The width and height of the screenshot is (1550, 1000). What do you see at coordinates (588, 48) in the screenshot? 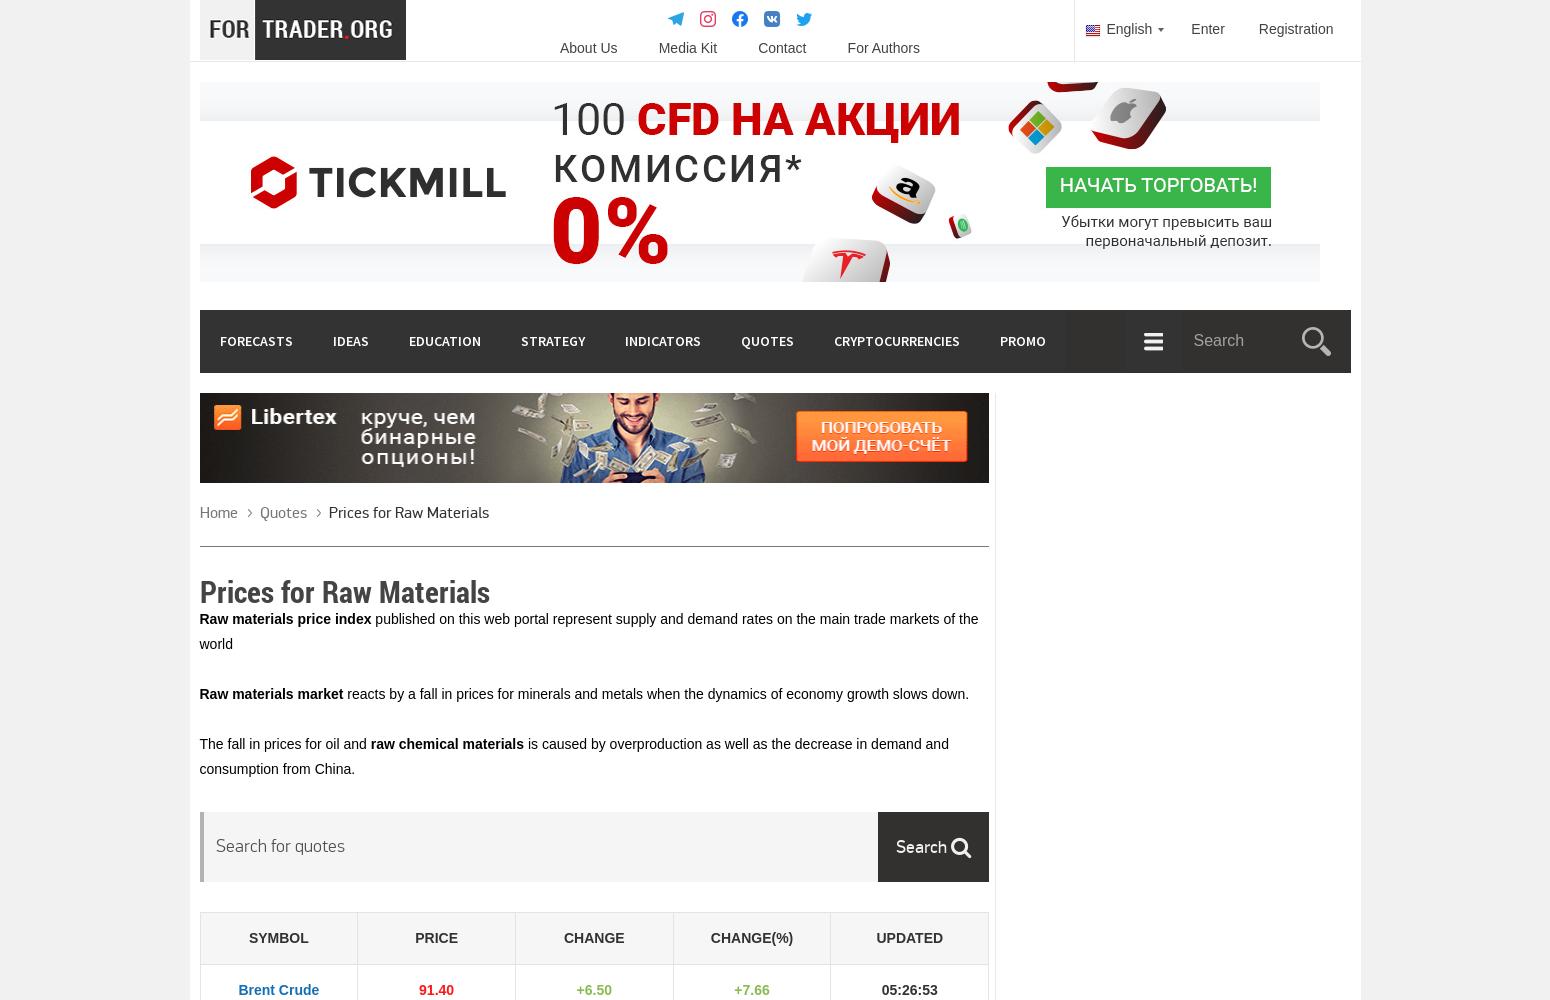
I see `'About Us'` at bounding box center [588, 48].